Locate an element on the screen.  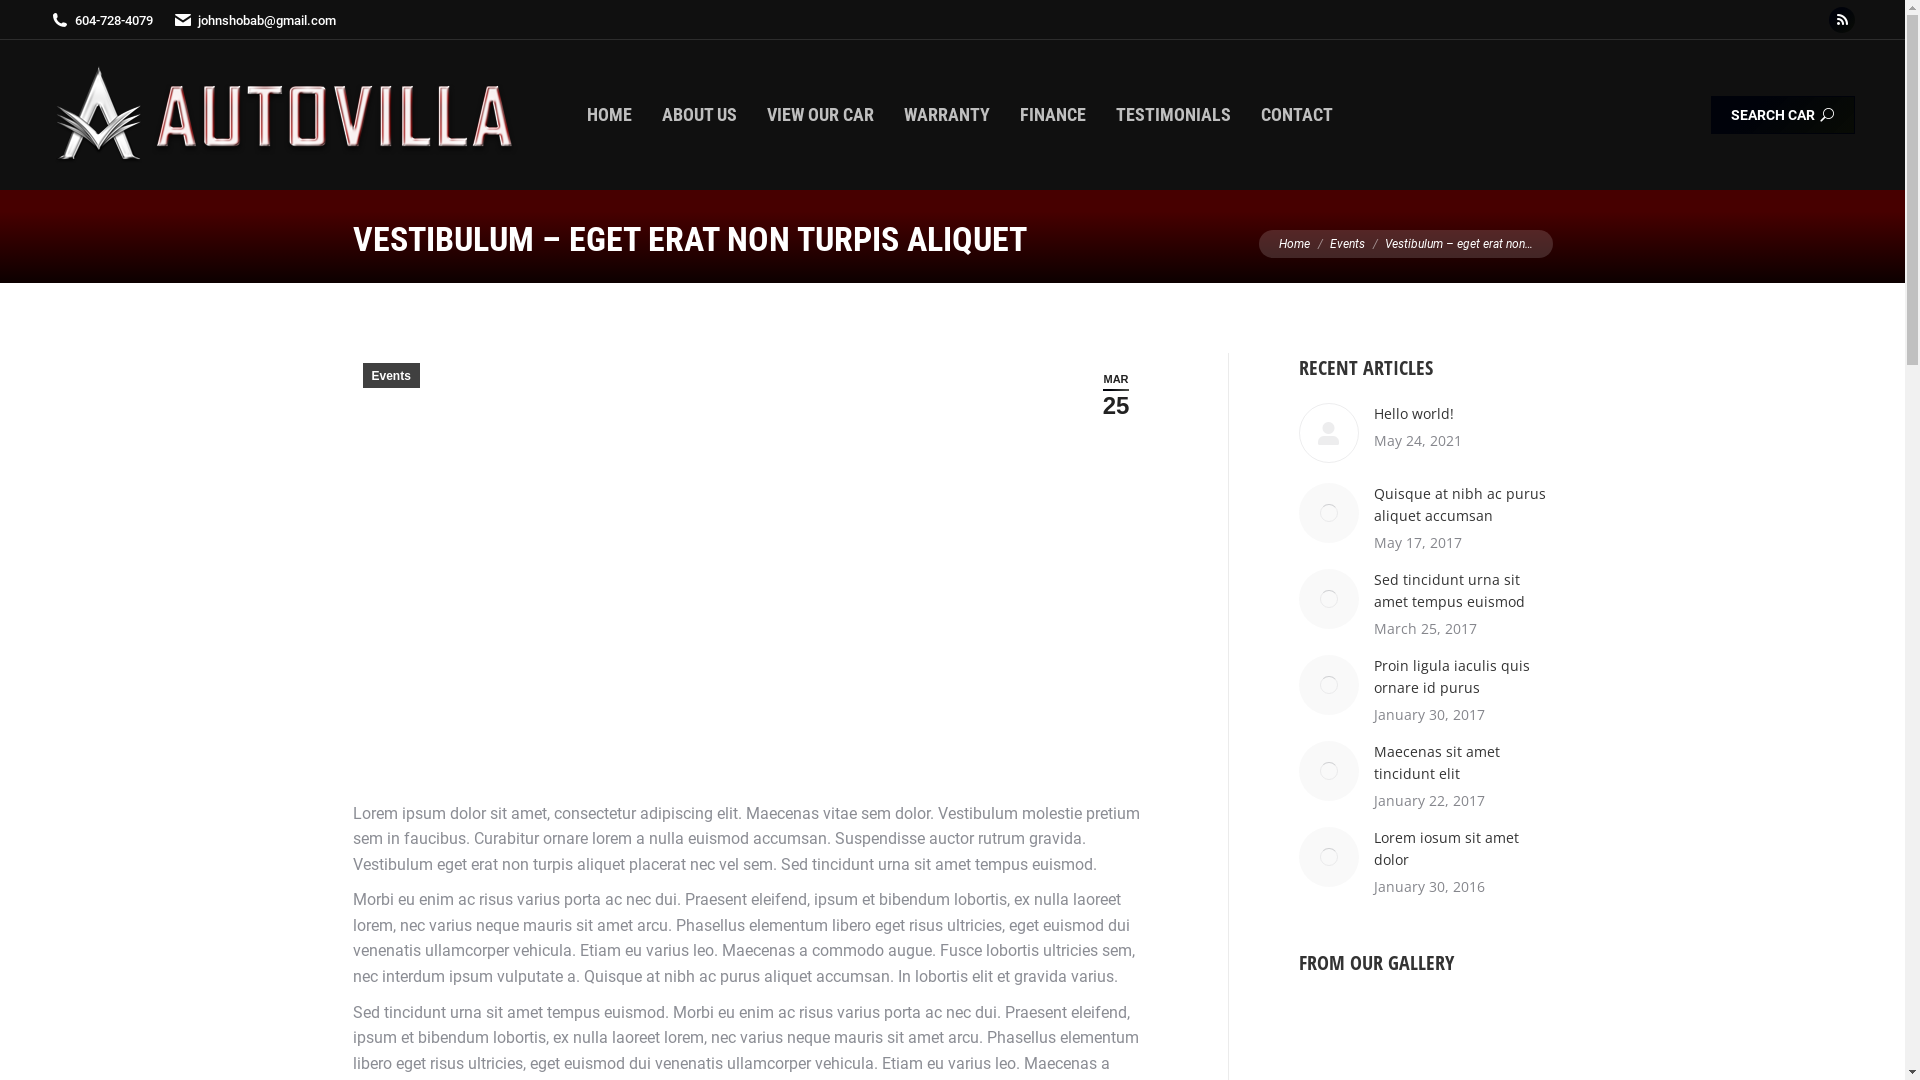
'Proin ligula iaculis quis ornare id purus' is located at coordinates (1463, 676).